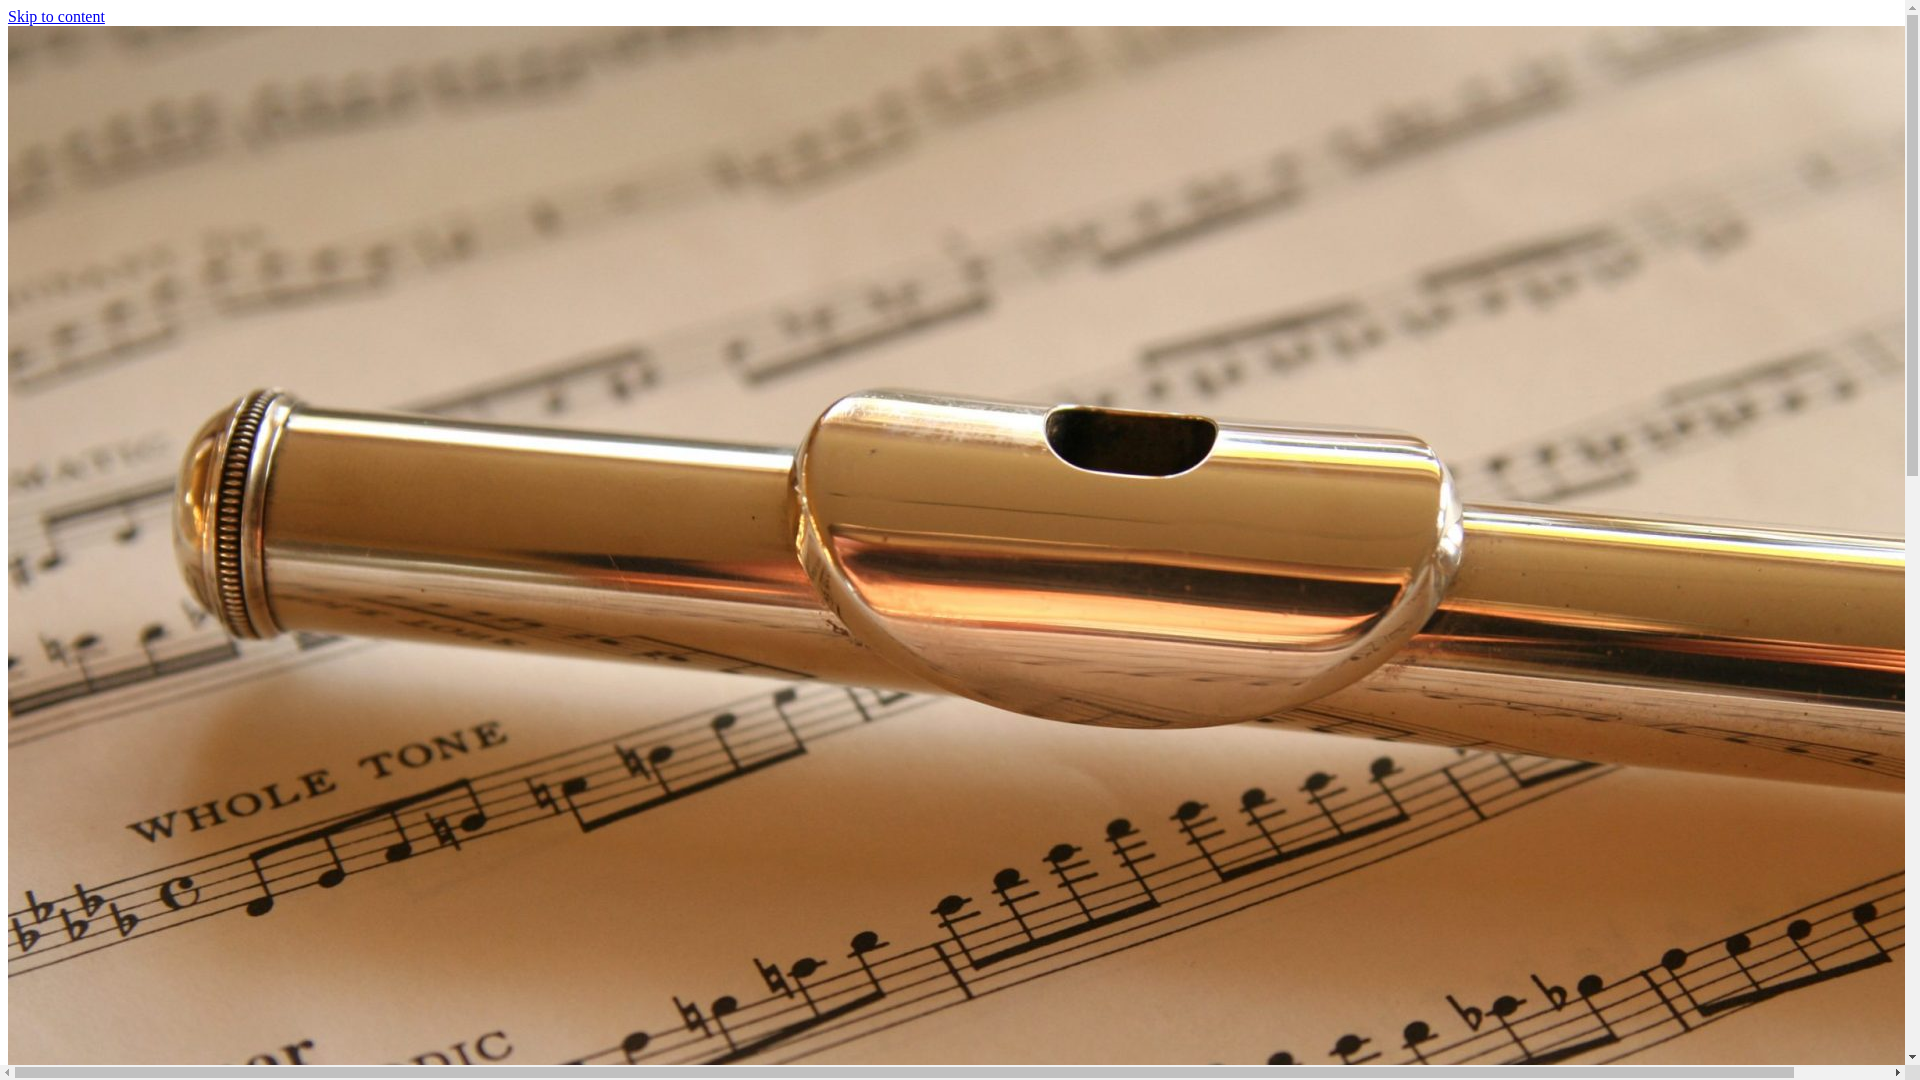 Image resolution: width=1920 pixels, height=1080 pixels. Describe the element at coordinates (56, 16) in the screenshot. I see `'Skip to content'` at that location.